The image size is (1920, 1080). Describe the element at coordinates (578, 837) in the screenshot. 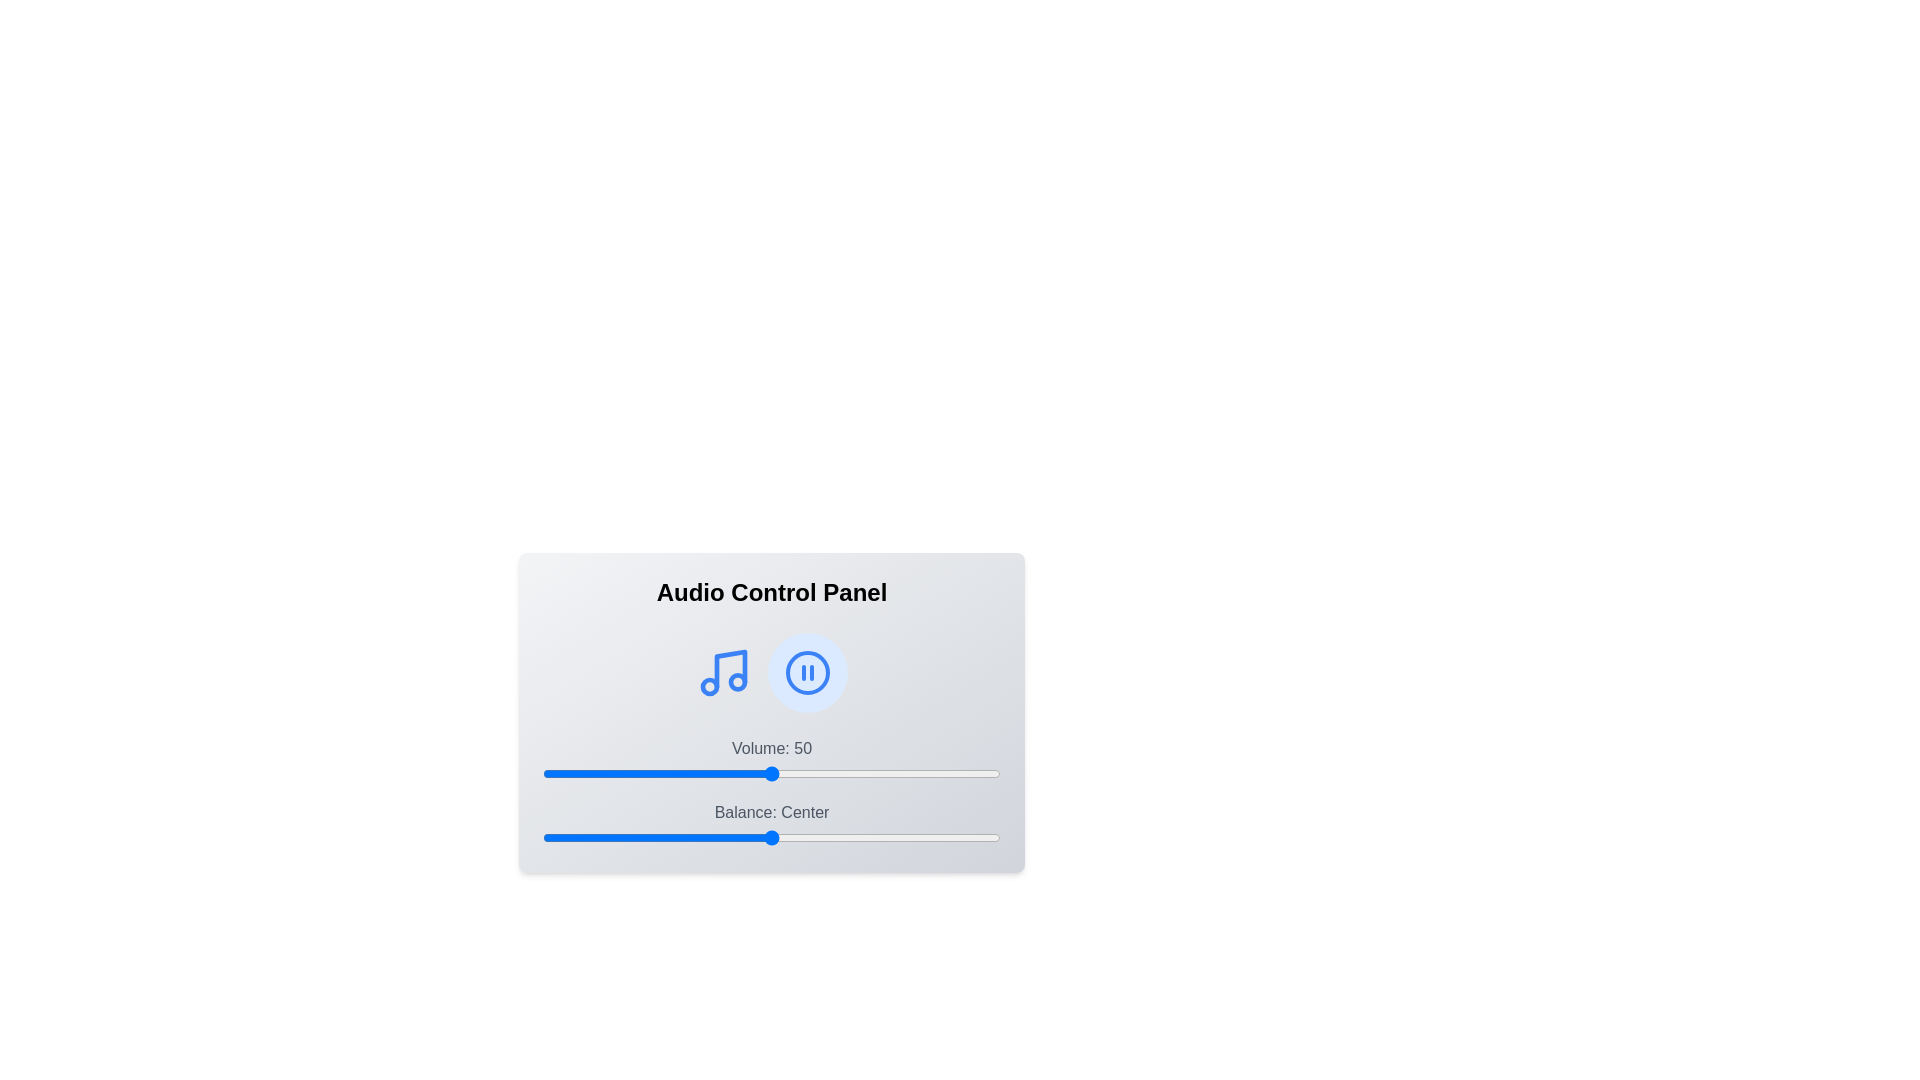

I see `the balance` at that location.